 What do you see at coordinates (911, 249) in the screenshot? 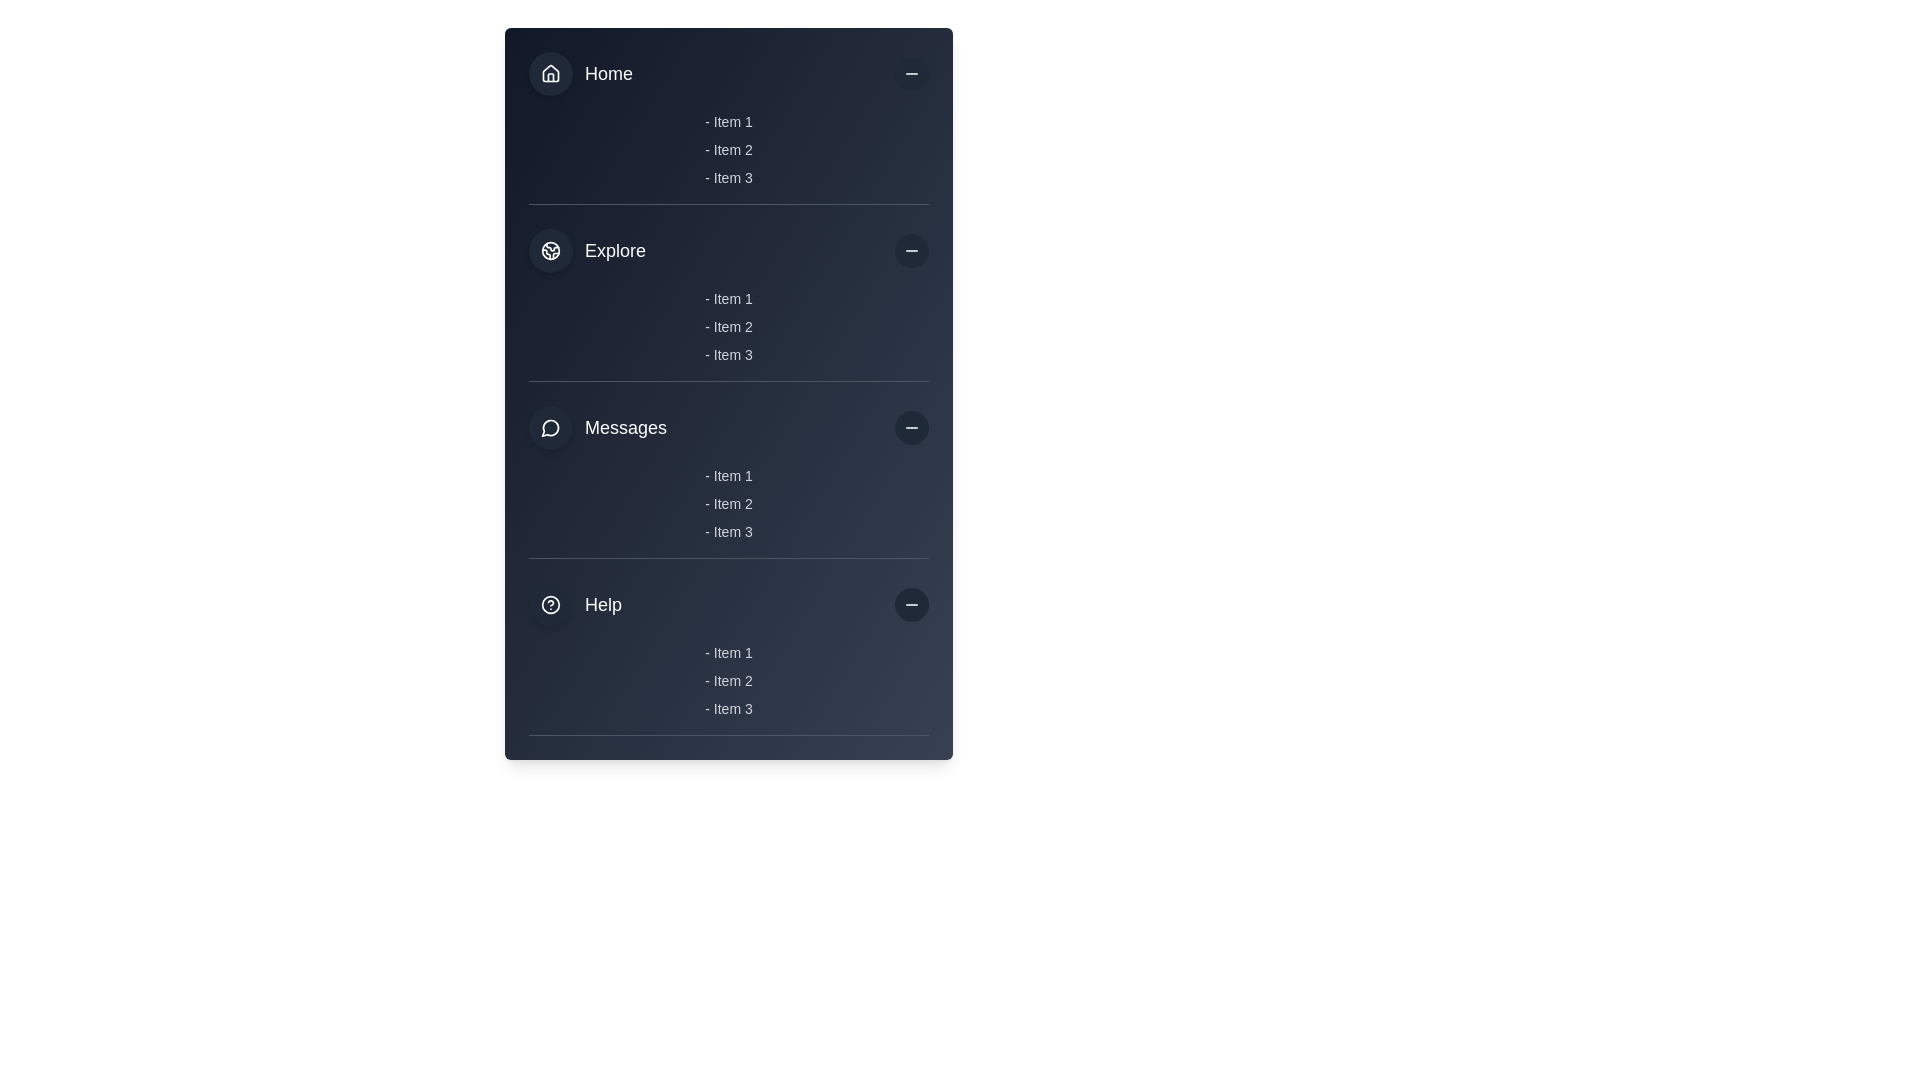
I see `the toggle button that expands or collapses the 'Explore' group, which is the second button of four located on the right side of the group list` at bounding box center [911, 249].